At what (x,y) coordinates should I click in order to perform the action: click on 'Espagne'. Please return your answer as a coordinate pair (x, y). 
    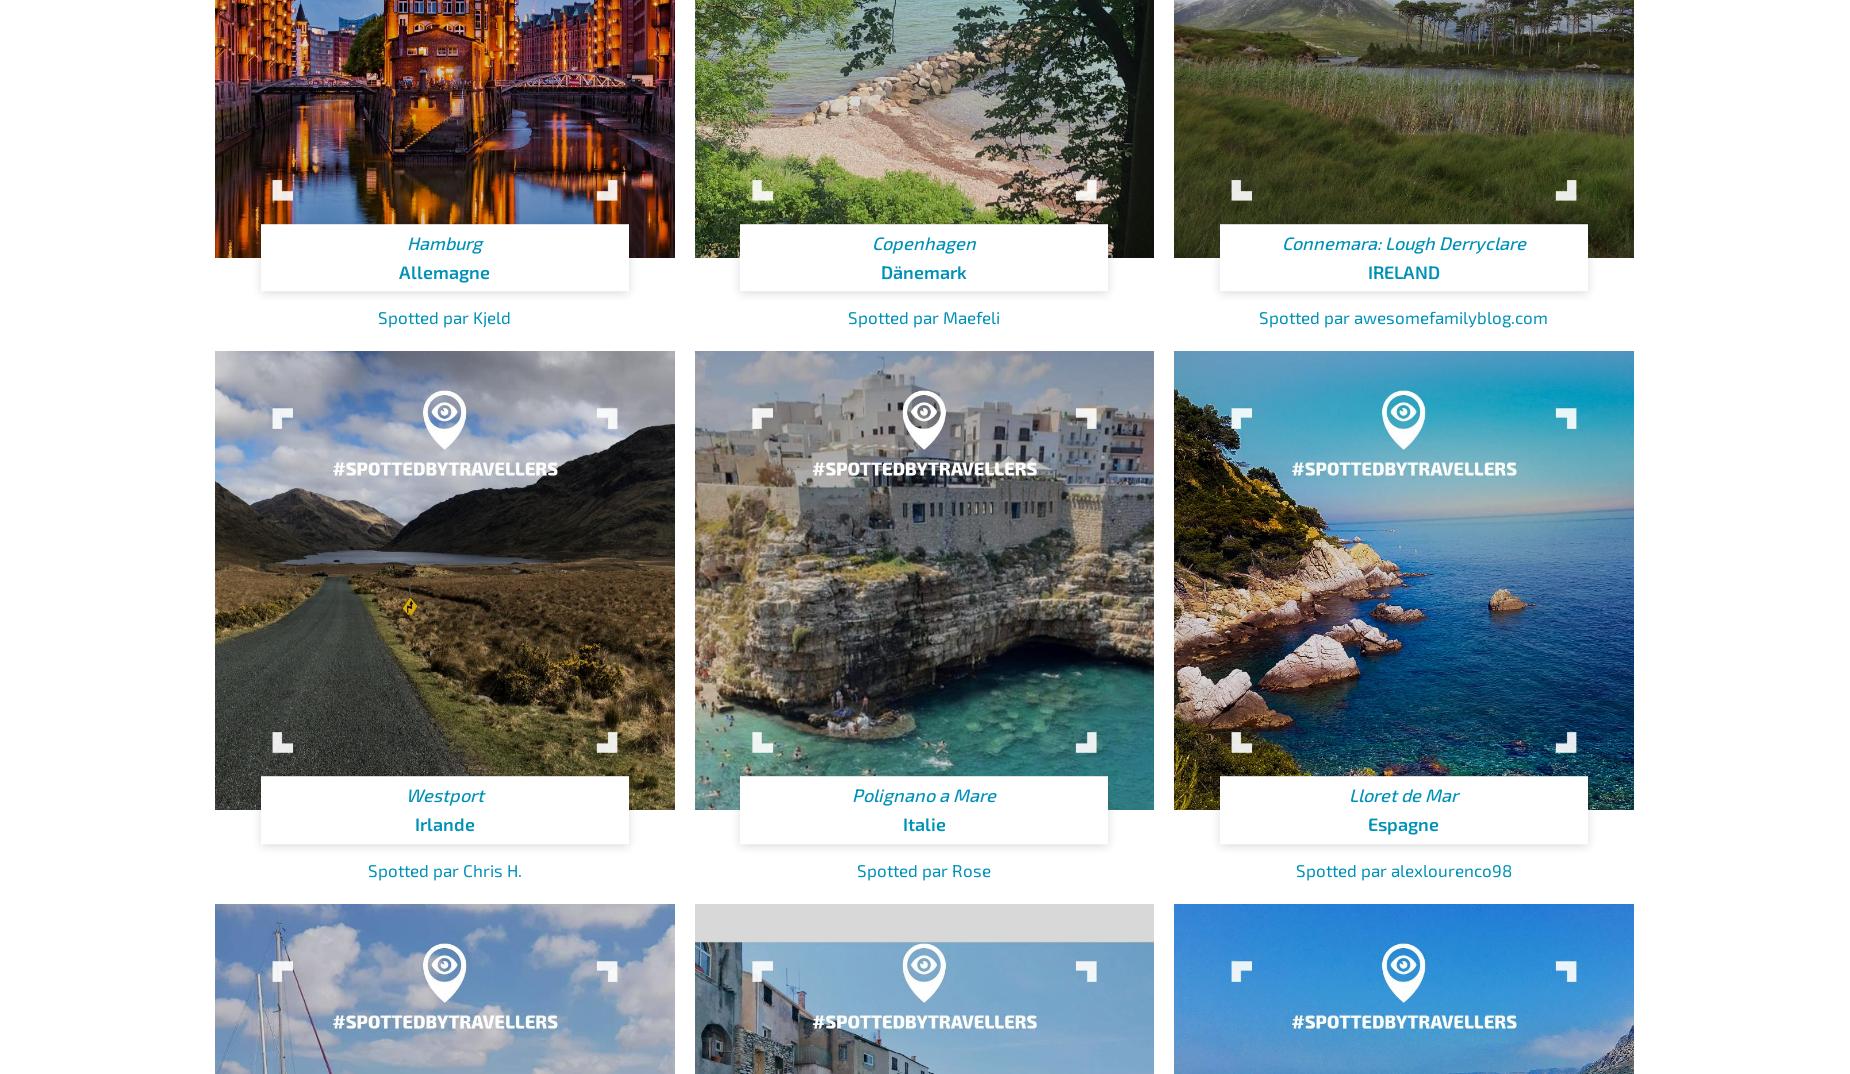
    Looking at the image, I should click on (1403, 823).